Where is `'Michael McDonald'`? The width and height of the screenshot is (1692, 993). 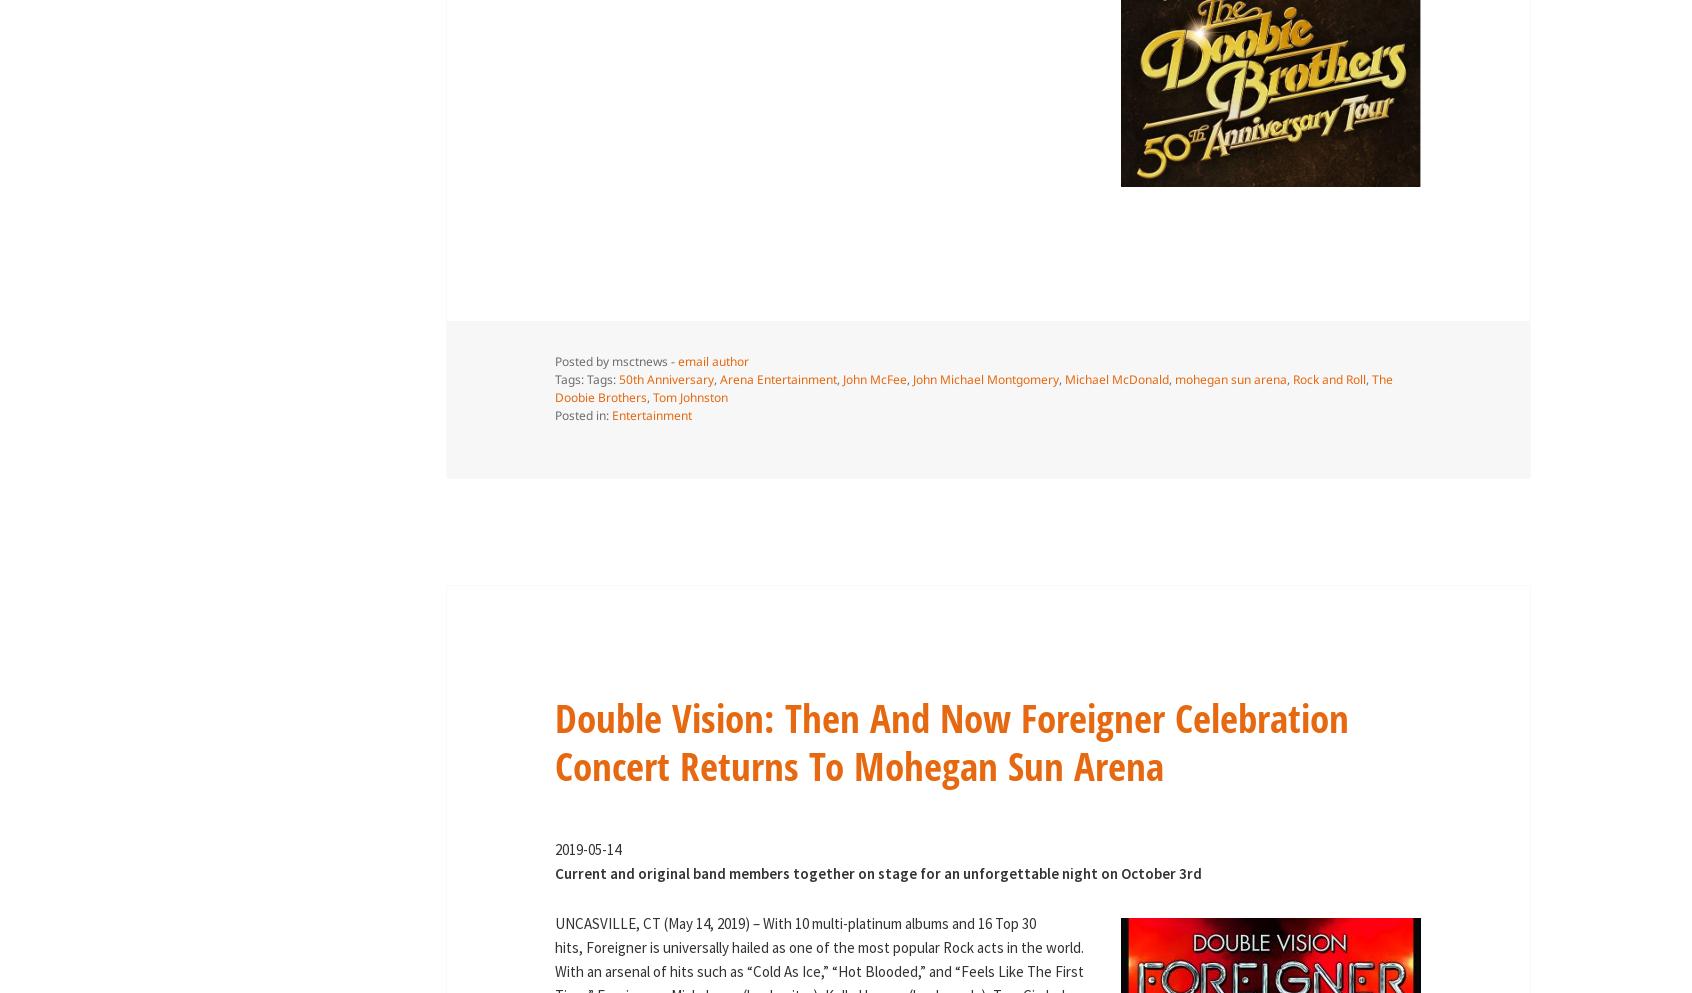 'Michael McDonald' is located at coordinates (1116, 379).